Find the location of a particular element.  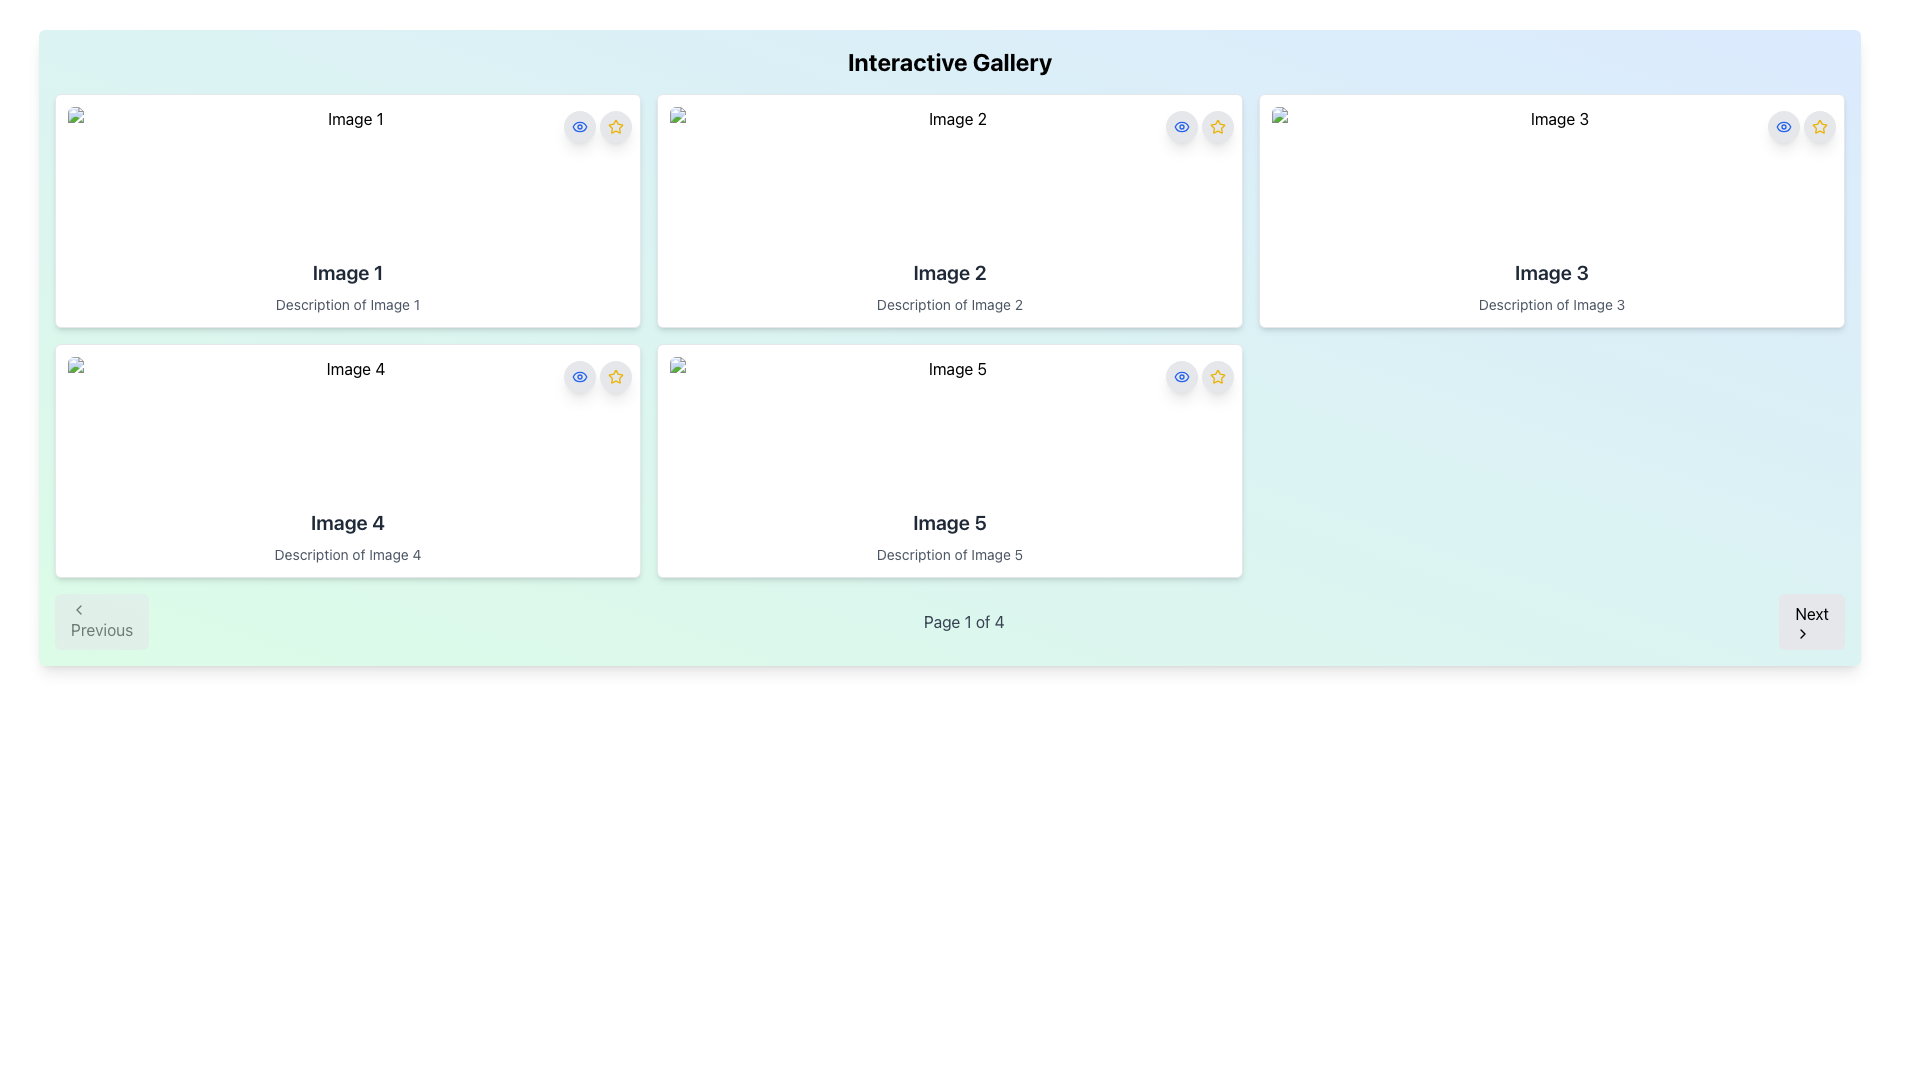

the static text label located directly below the 'Image 3' title in the rightmost column of the gallery is located at coordinates (1550, 304).